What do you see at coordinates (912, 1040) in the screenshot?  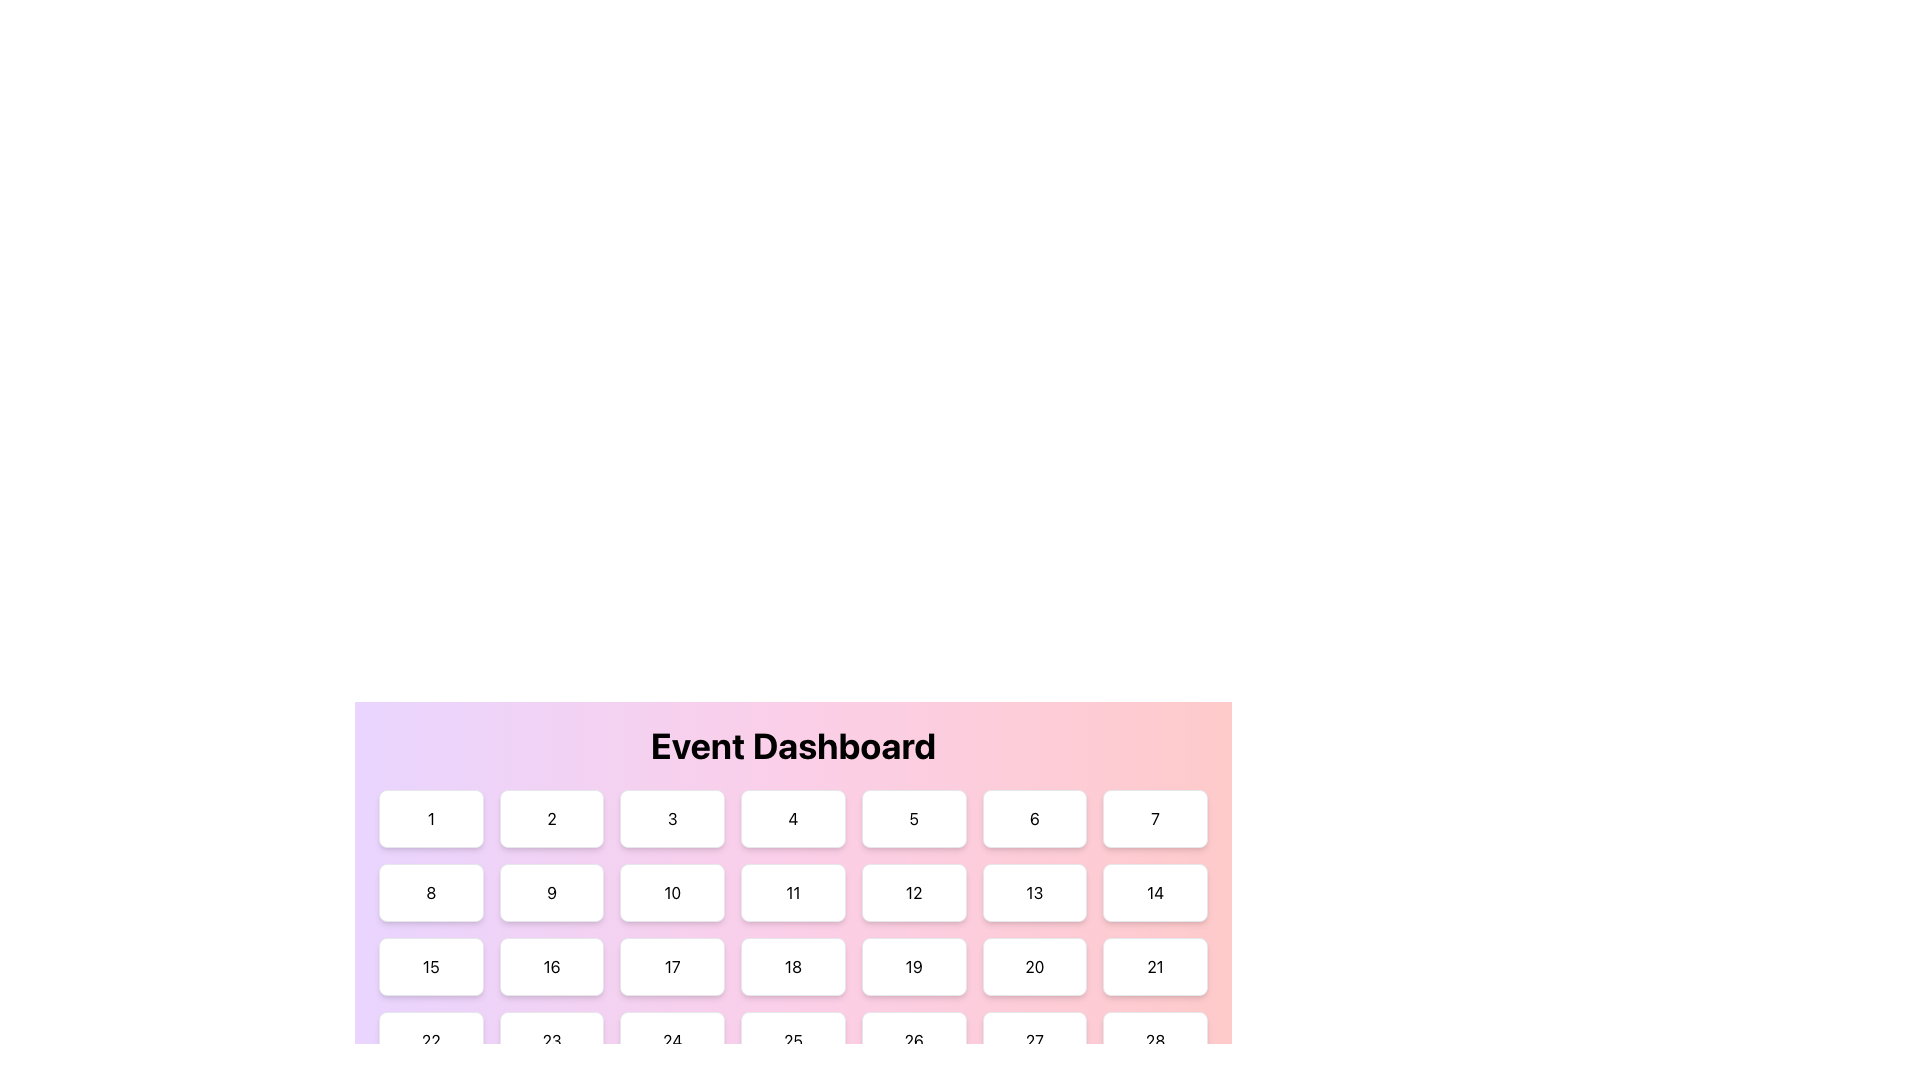 I see `the square-shaped button labeled '26' with a rounded border and white background, located` at bounding box center [912, 1040].